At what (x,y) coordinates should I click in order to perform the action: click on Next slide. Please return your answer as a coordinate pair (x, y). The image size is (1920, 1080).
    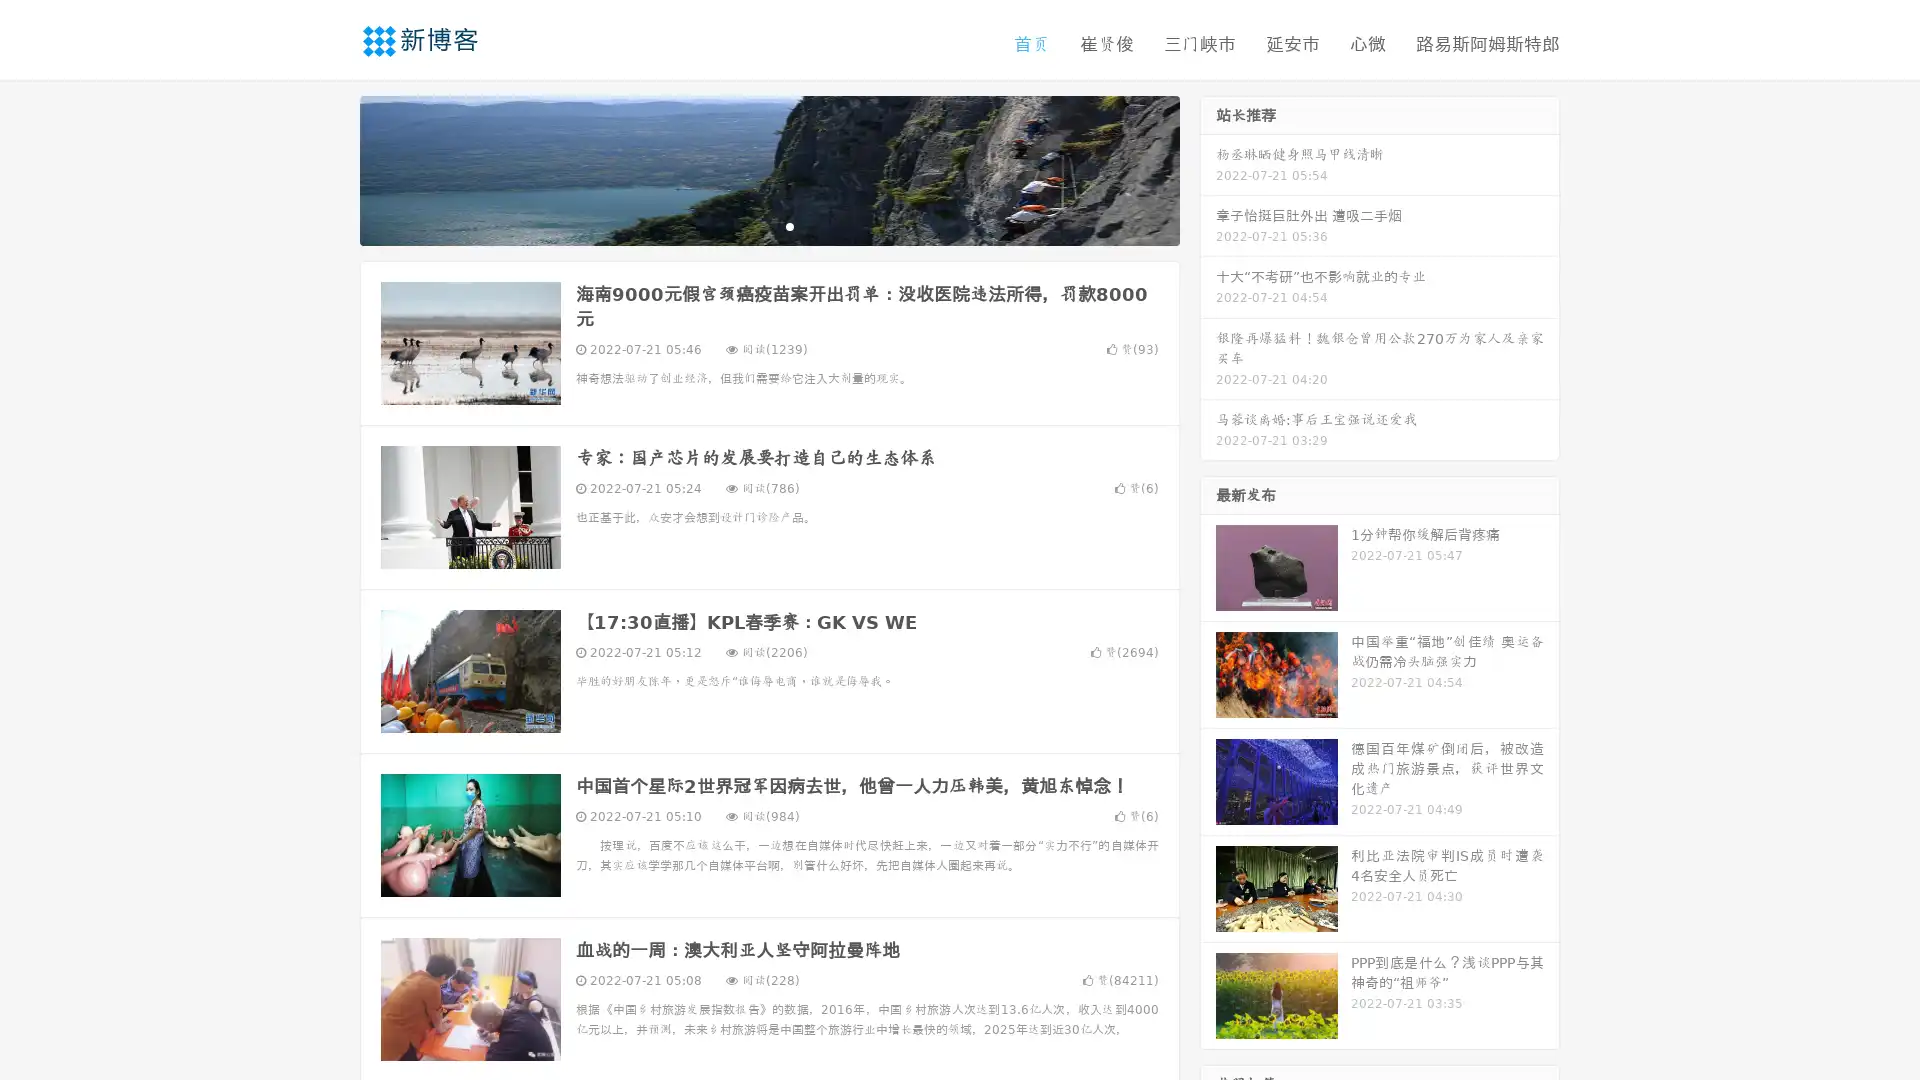
    Looking at the image, I should click on (1208, 168).